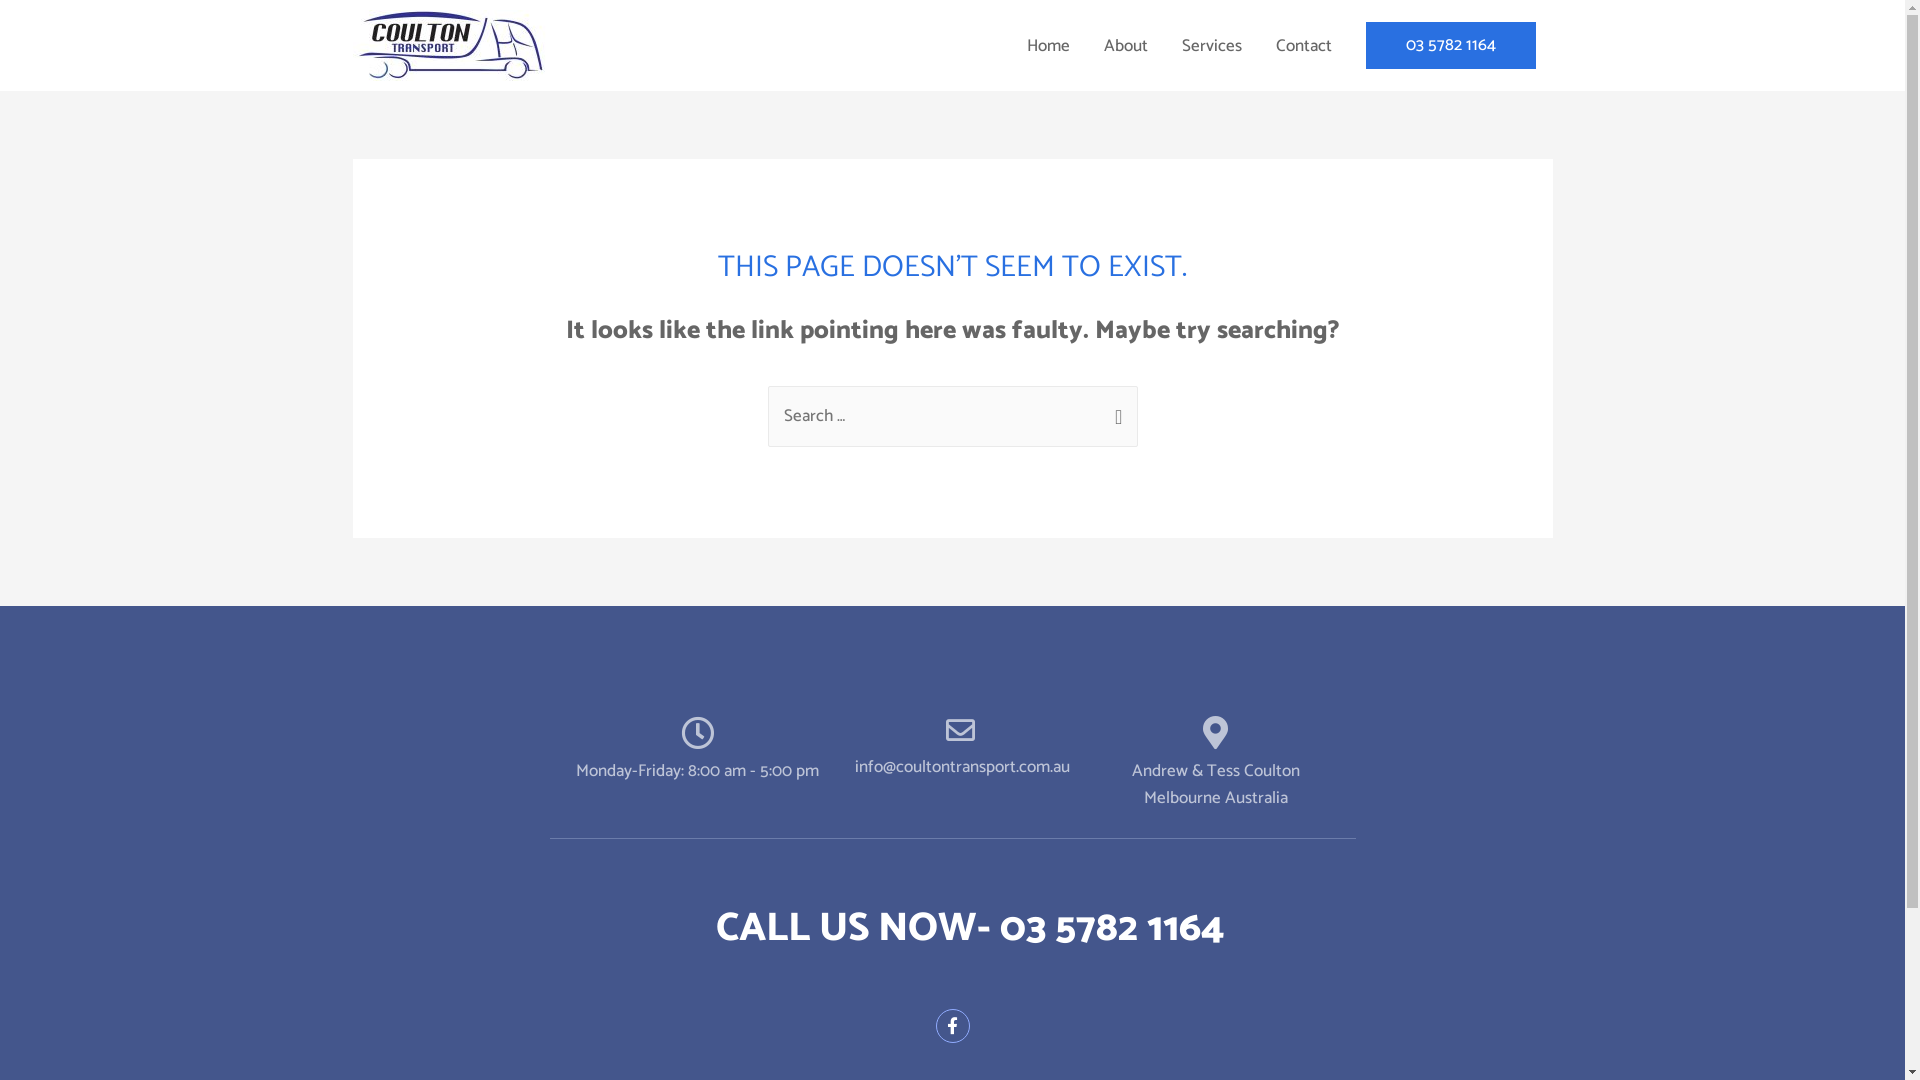  What do you see at coordinates (1209, 45) in the screenshot?
I see `'Services'` at bounding box center [1209, 45].